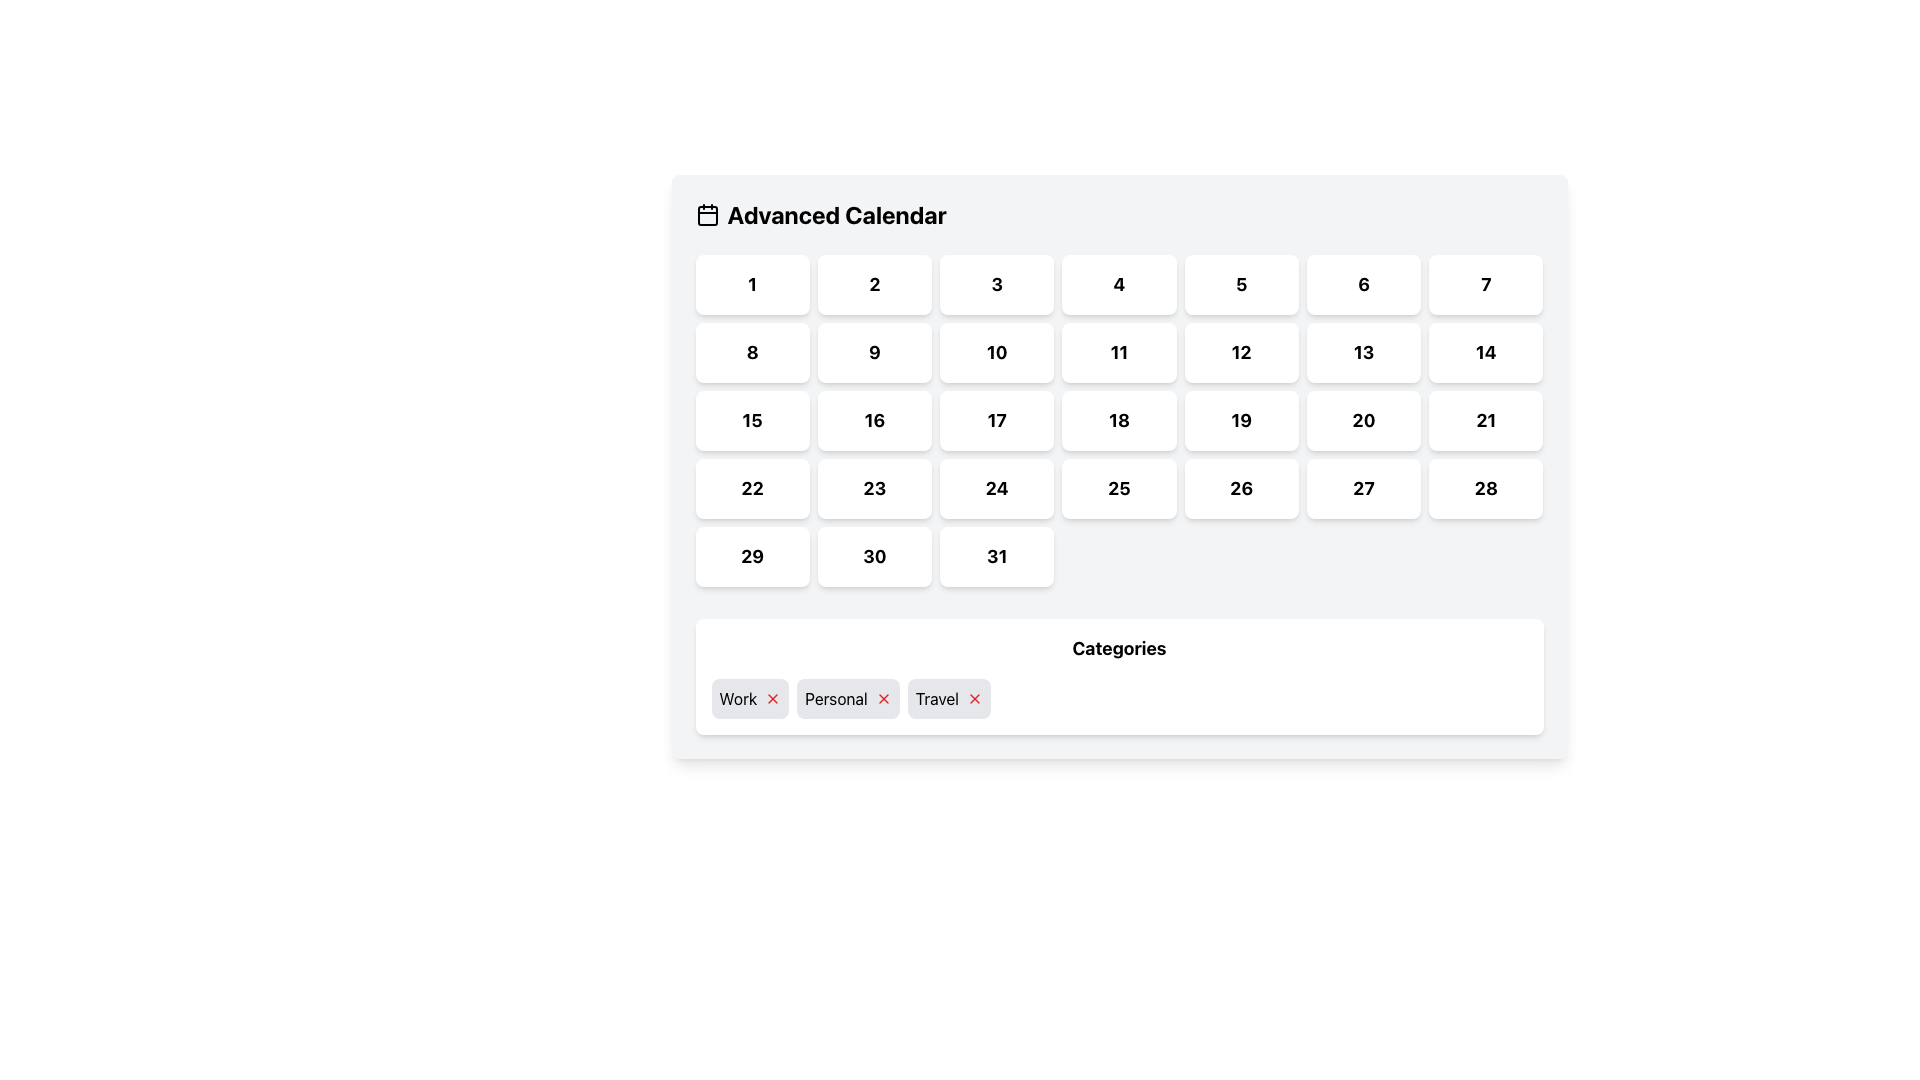  I want to click on the bold, black numeral '6' displayed in the calendar grid, which is centrally positioned within its box with a white background and rounded corners, so click(1362, 284).